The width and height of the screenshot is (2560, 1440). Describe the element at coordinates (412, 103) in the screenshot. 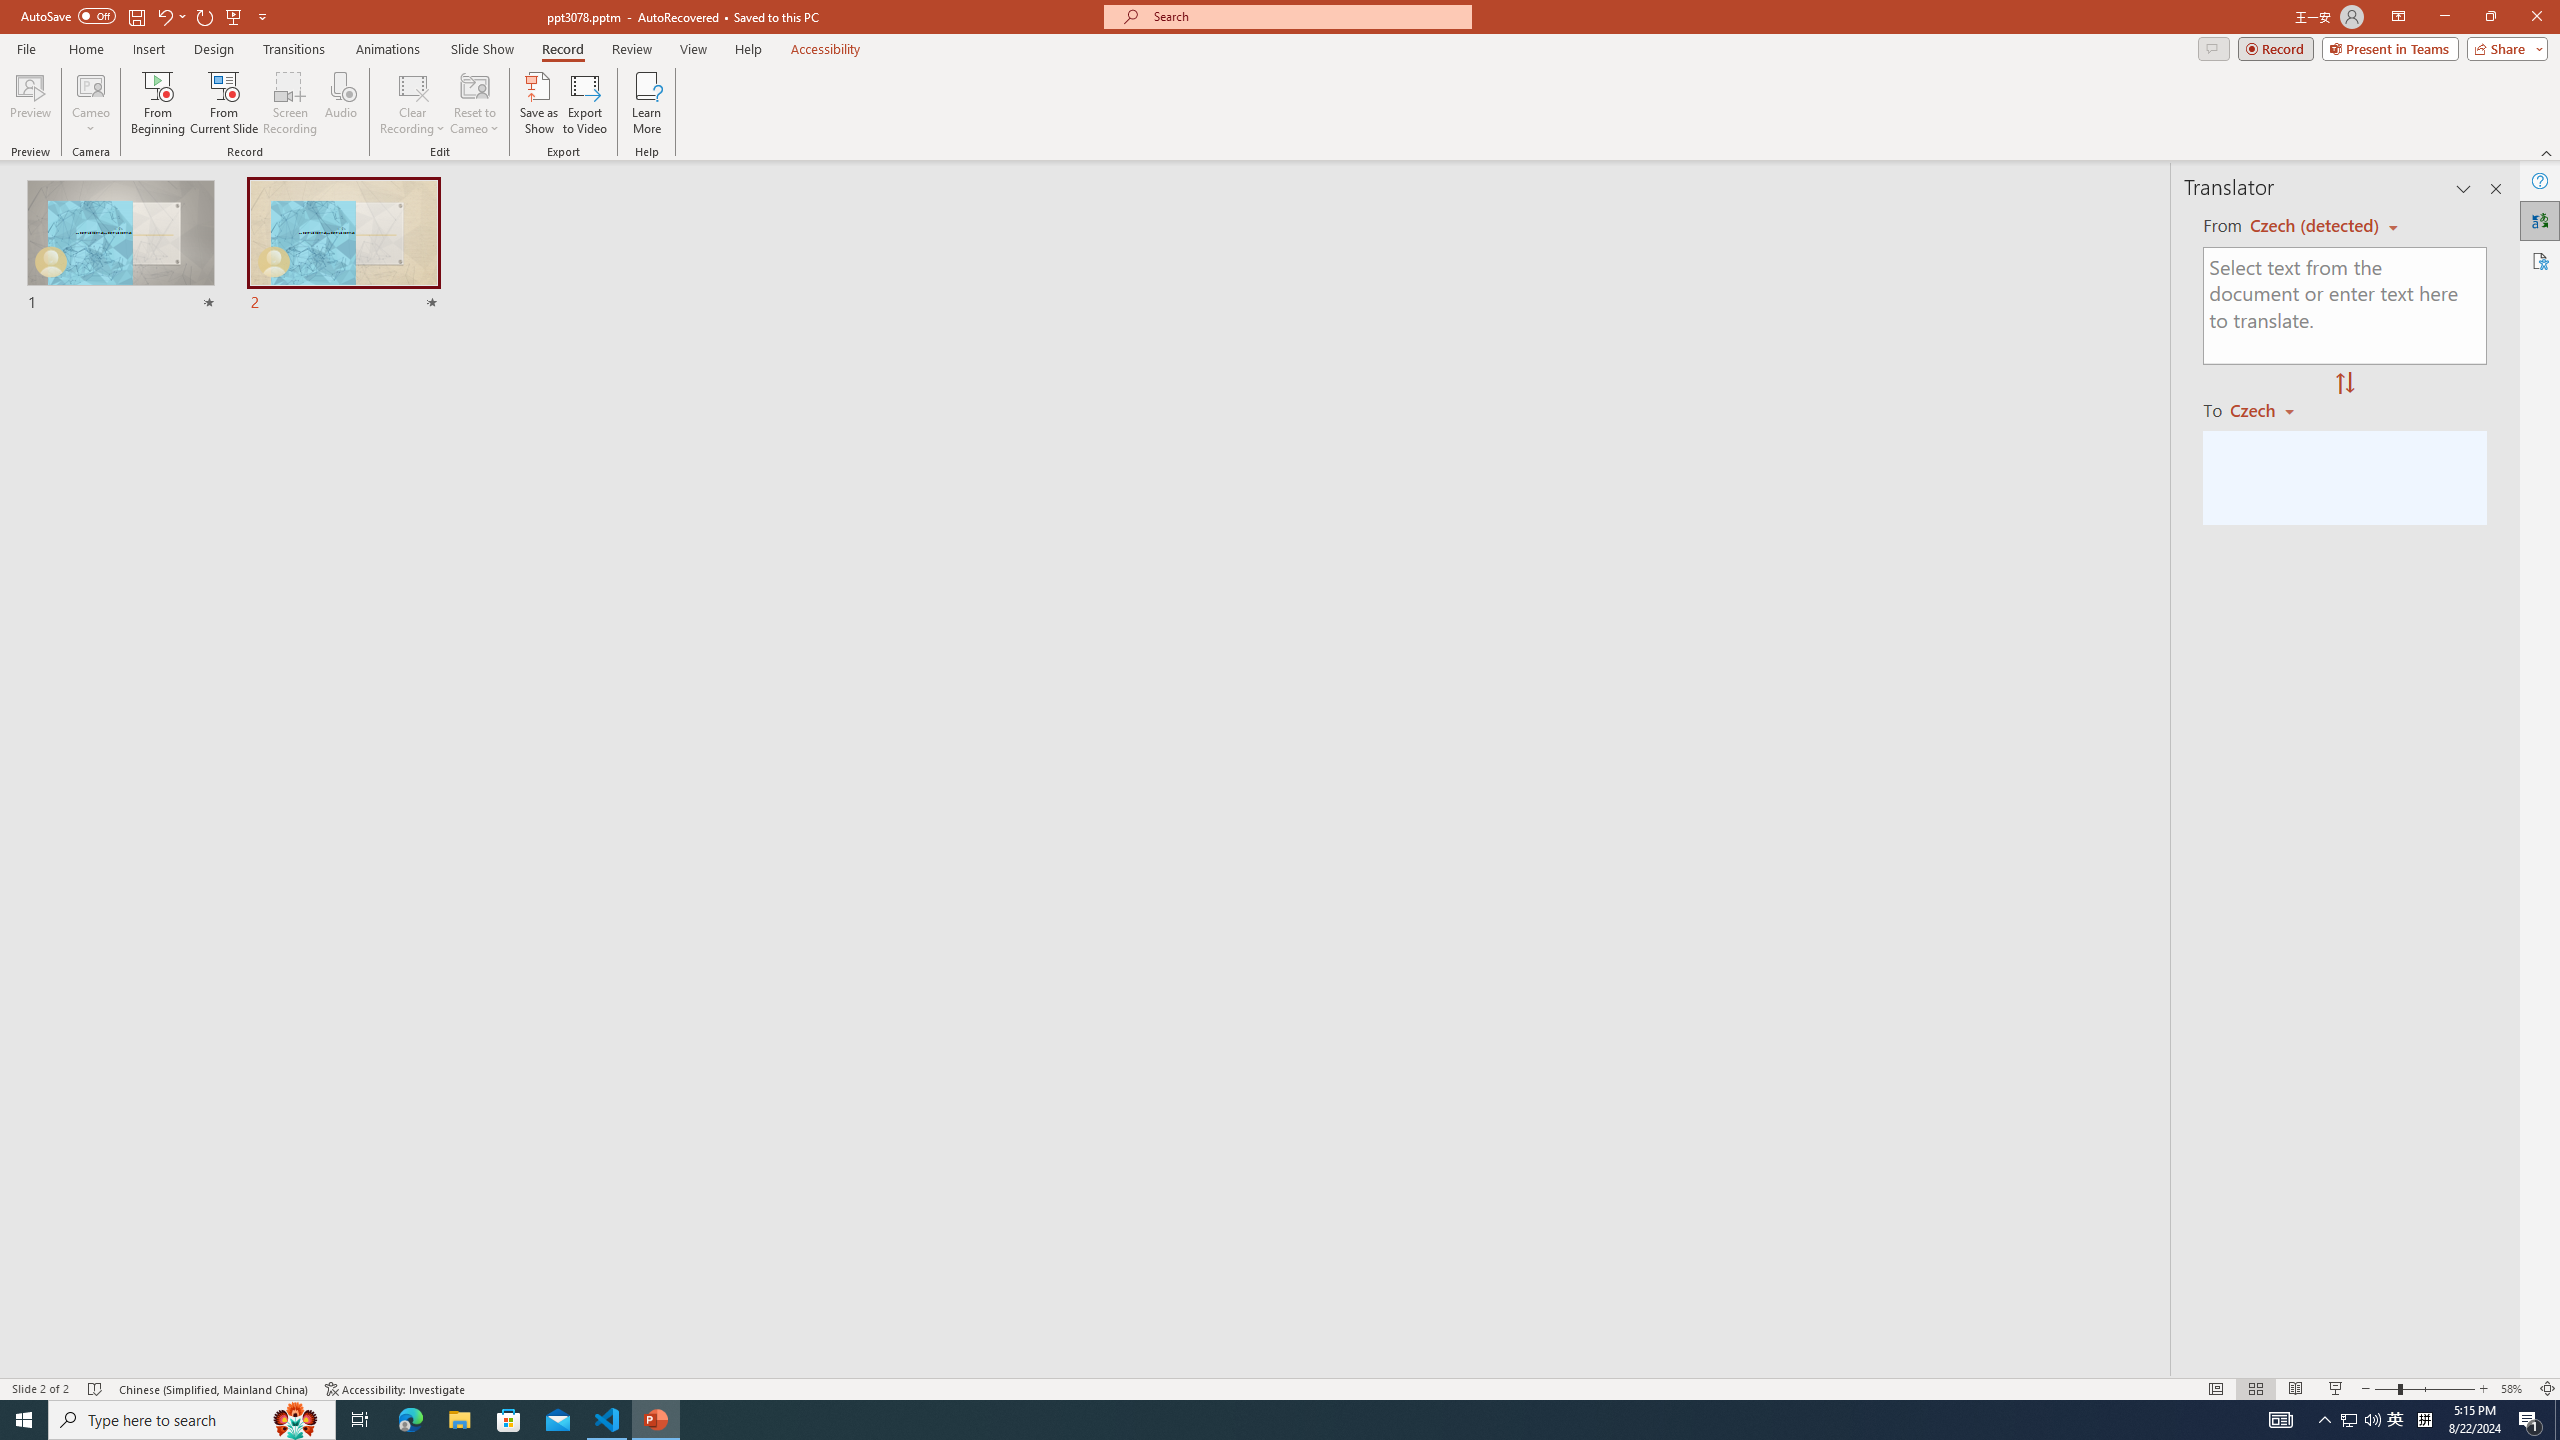

I see `'Clear Recording'` at that location.